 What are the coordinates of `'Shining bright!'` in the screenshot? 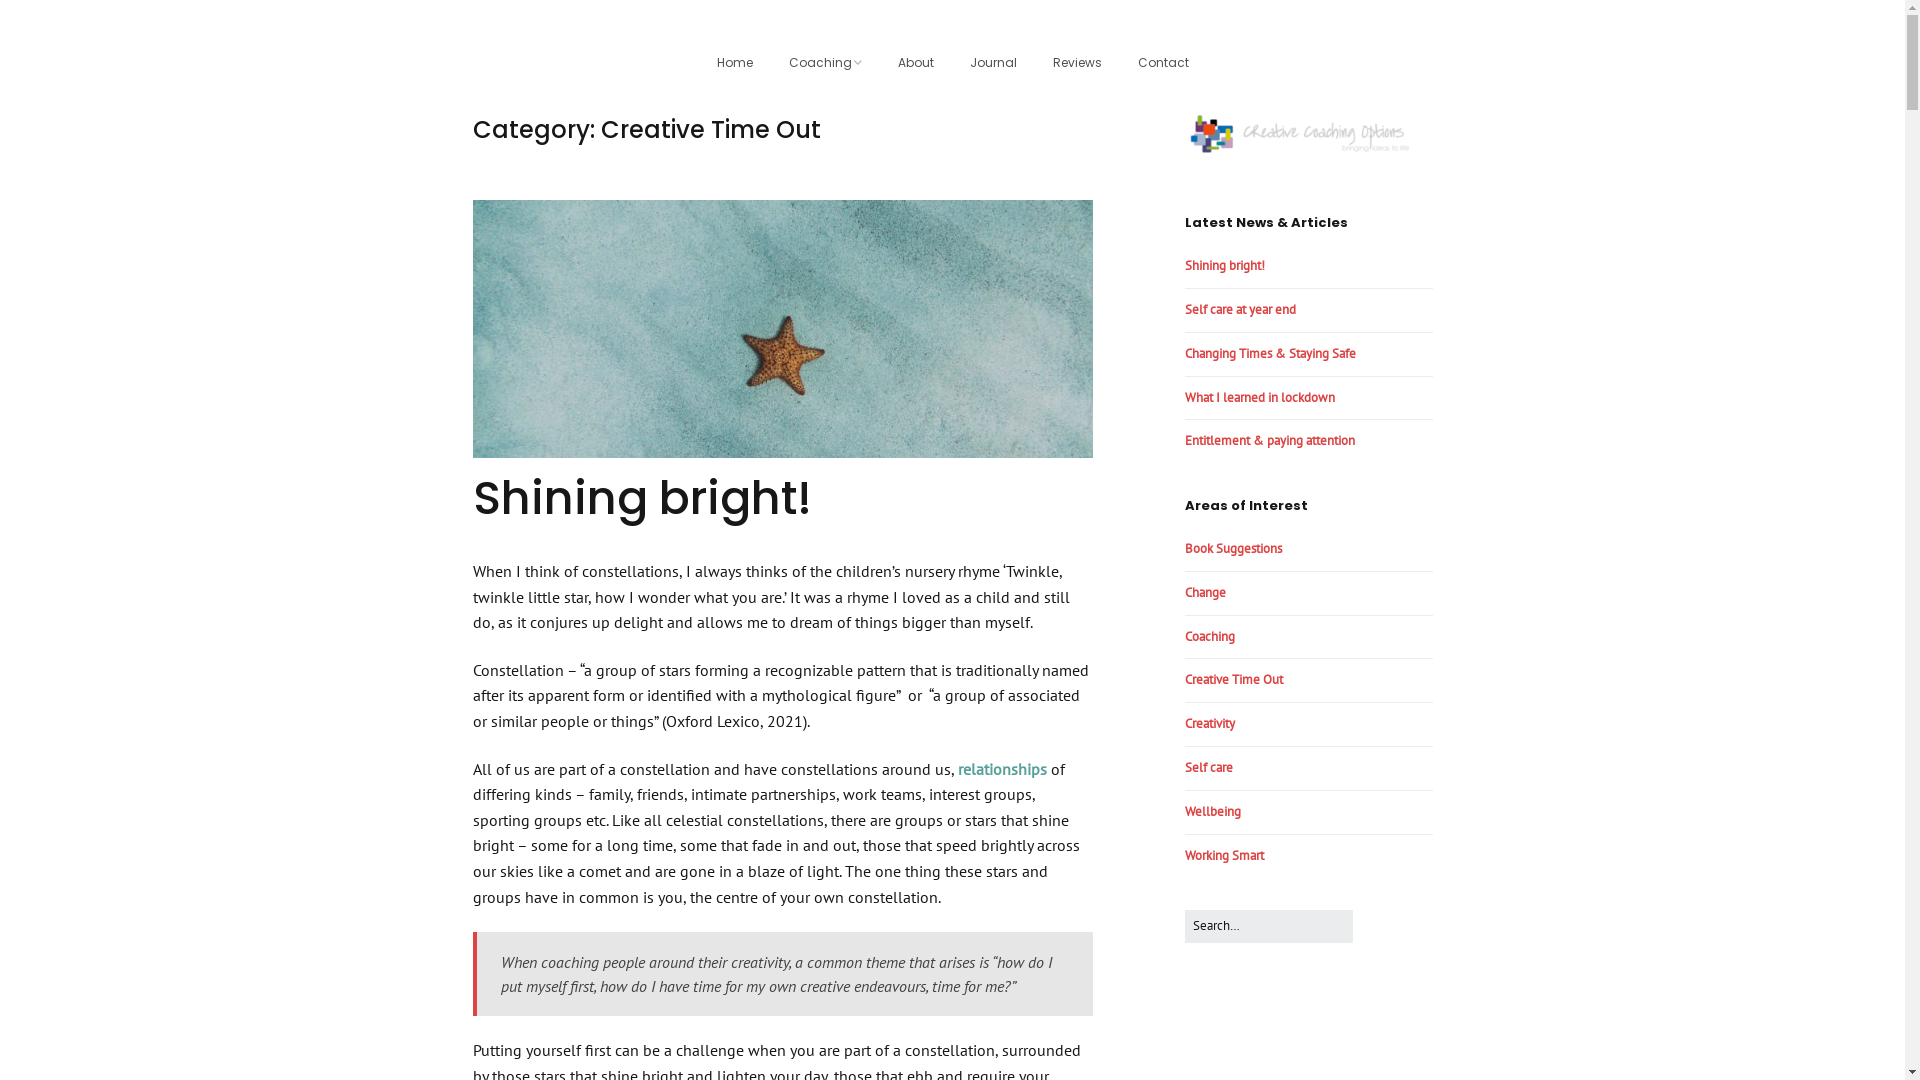 It's located at (1223, 264).